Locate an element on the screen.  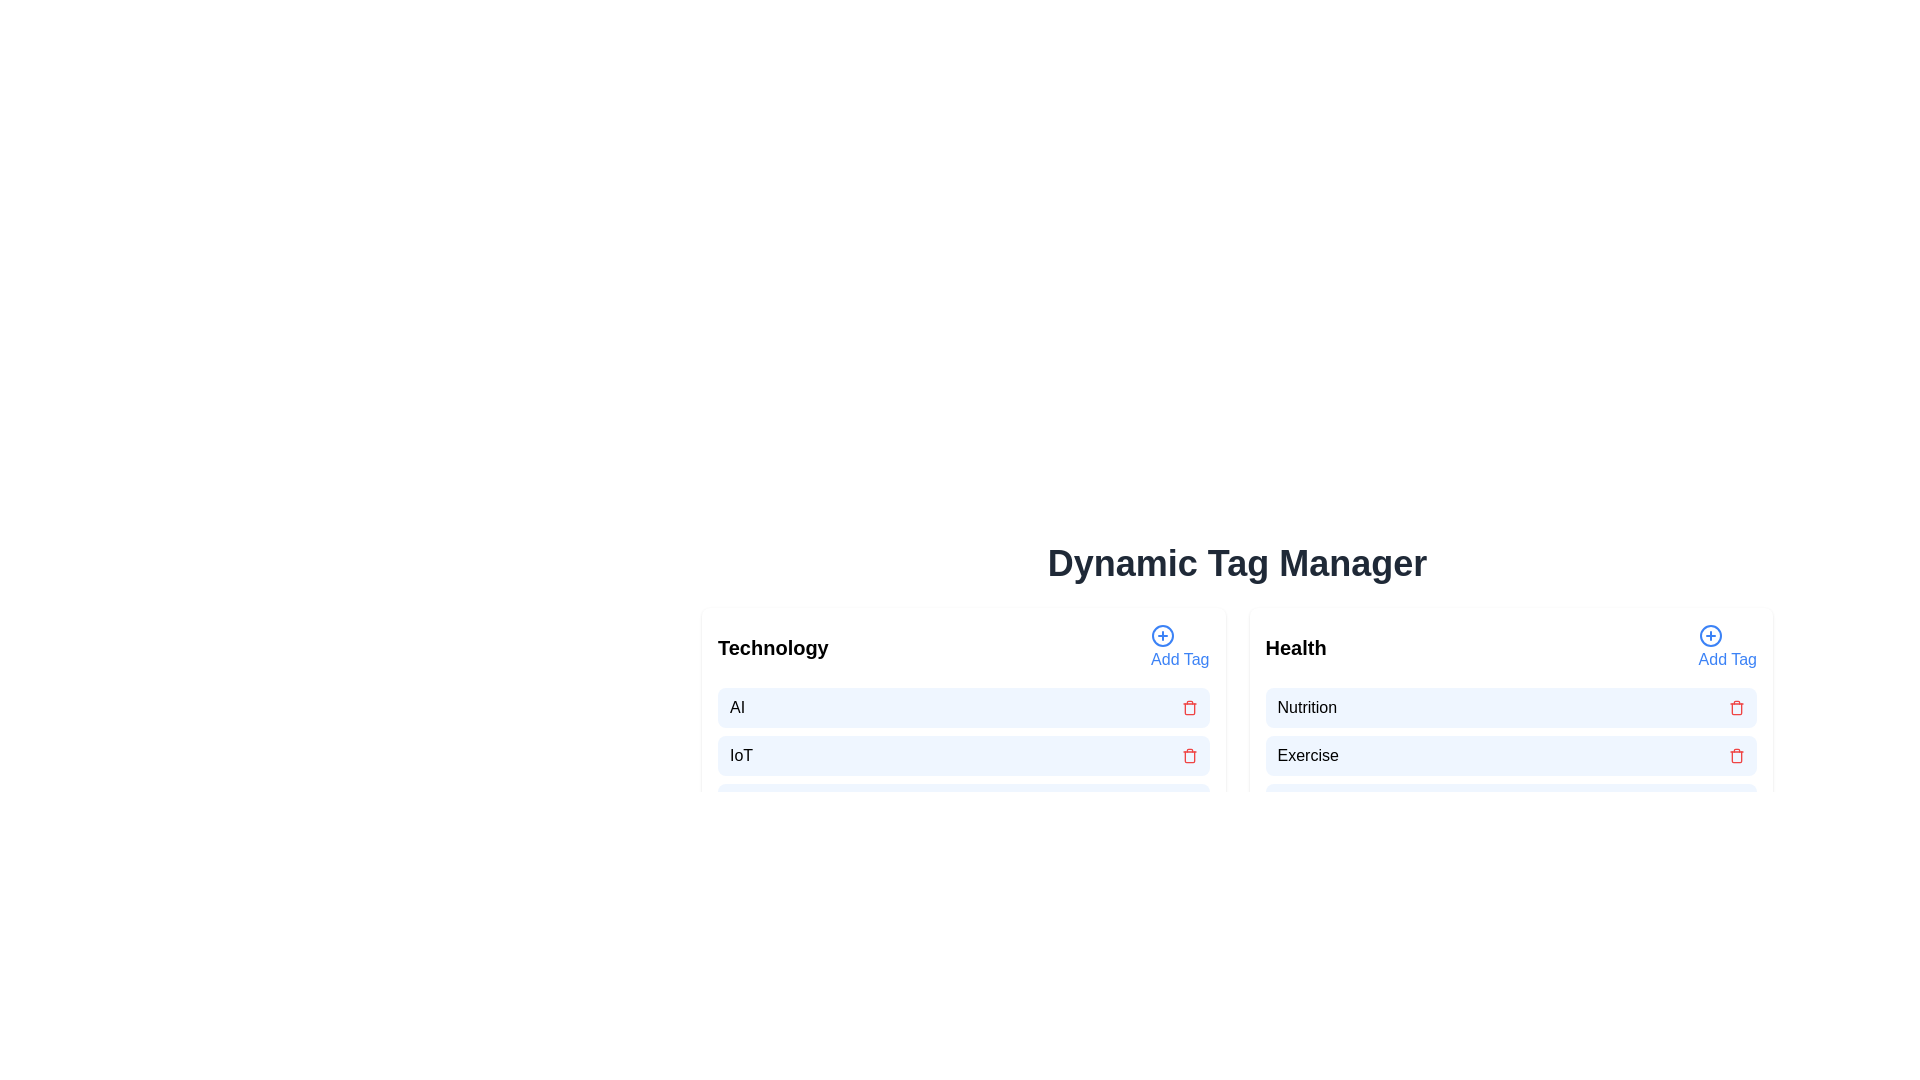
the 'Health' section header element is located at coordinates (1511, 648).